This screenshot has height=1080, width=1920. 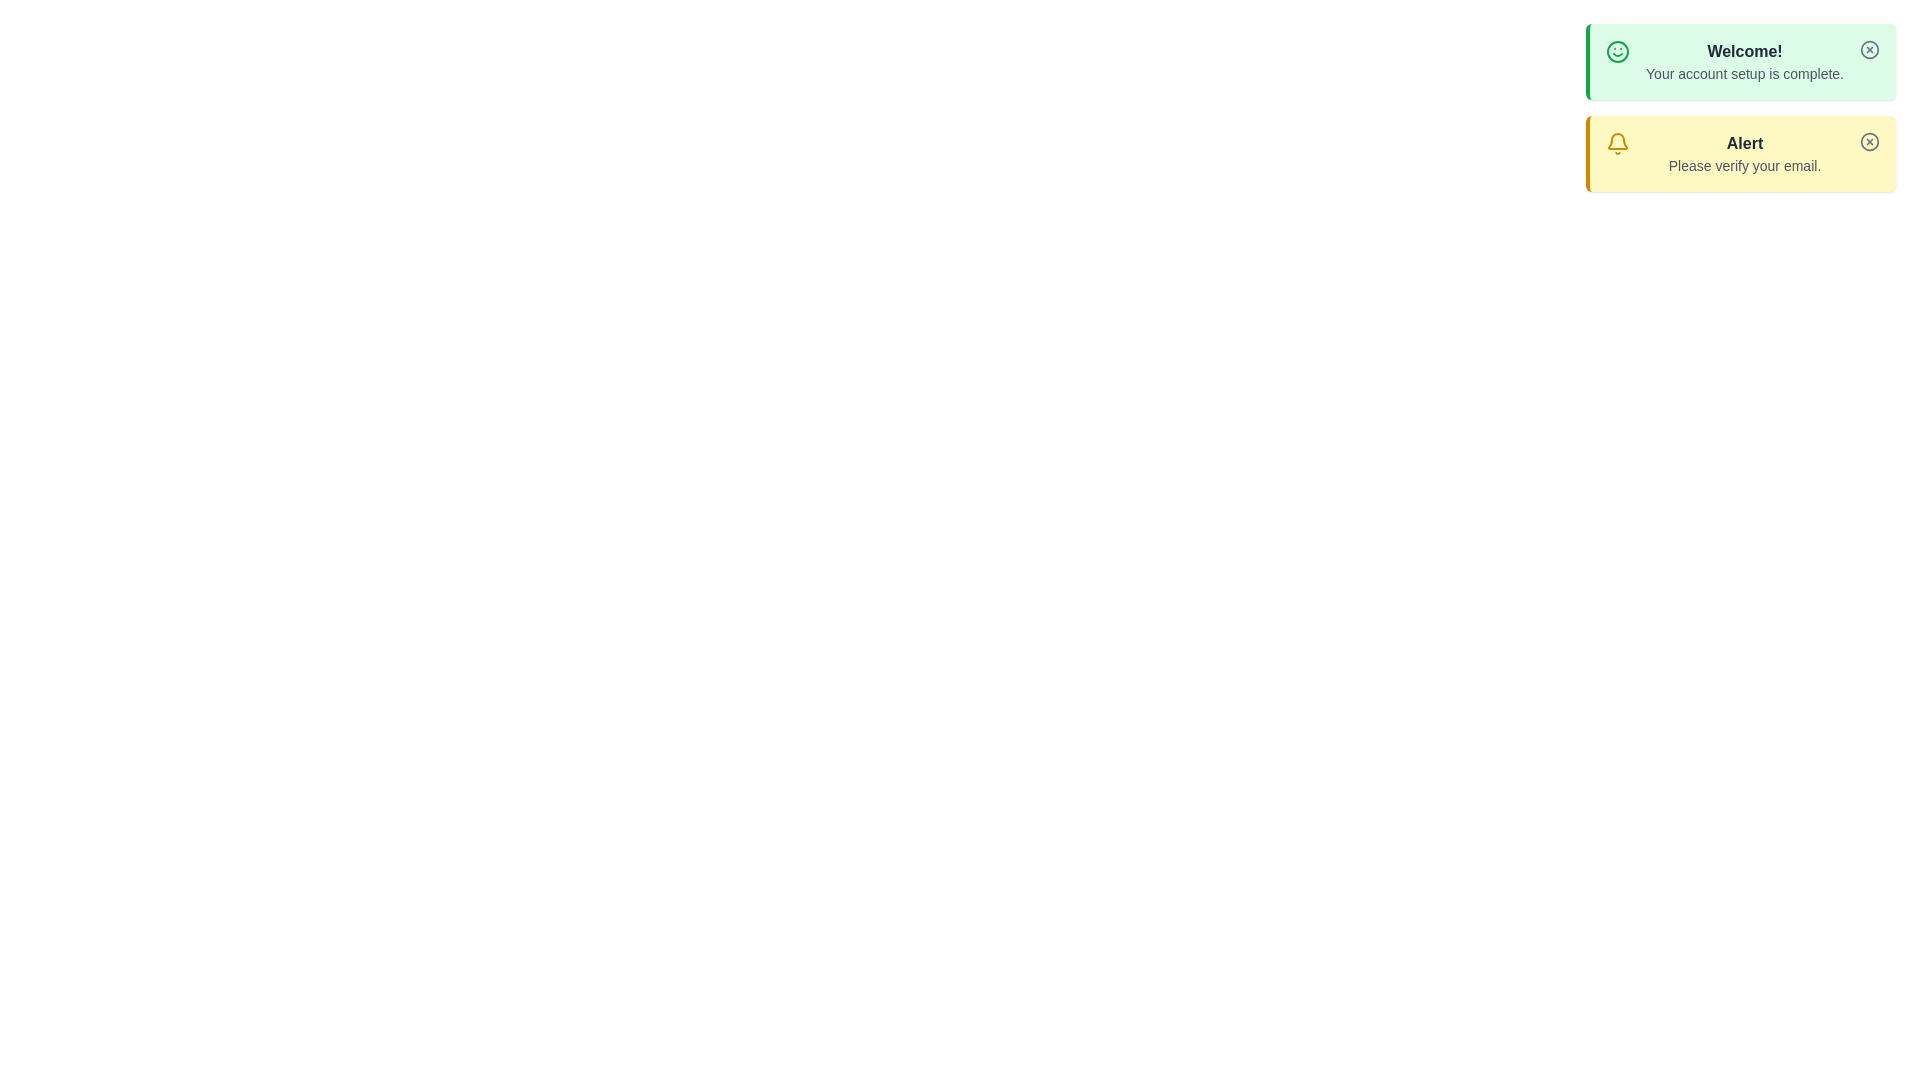 What do you see at coordinates (1744, 153) in the screenshot?
I see `the notification with title Alert to view its details` at bounding box center [1744, 153].